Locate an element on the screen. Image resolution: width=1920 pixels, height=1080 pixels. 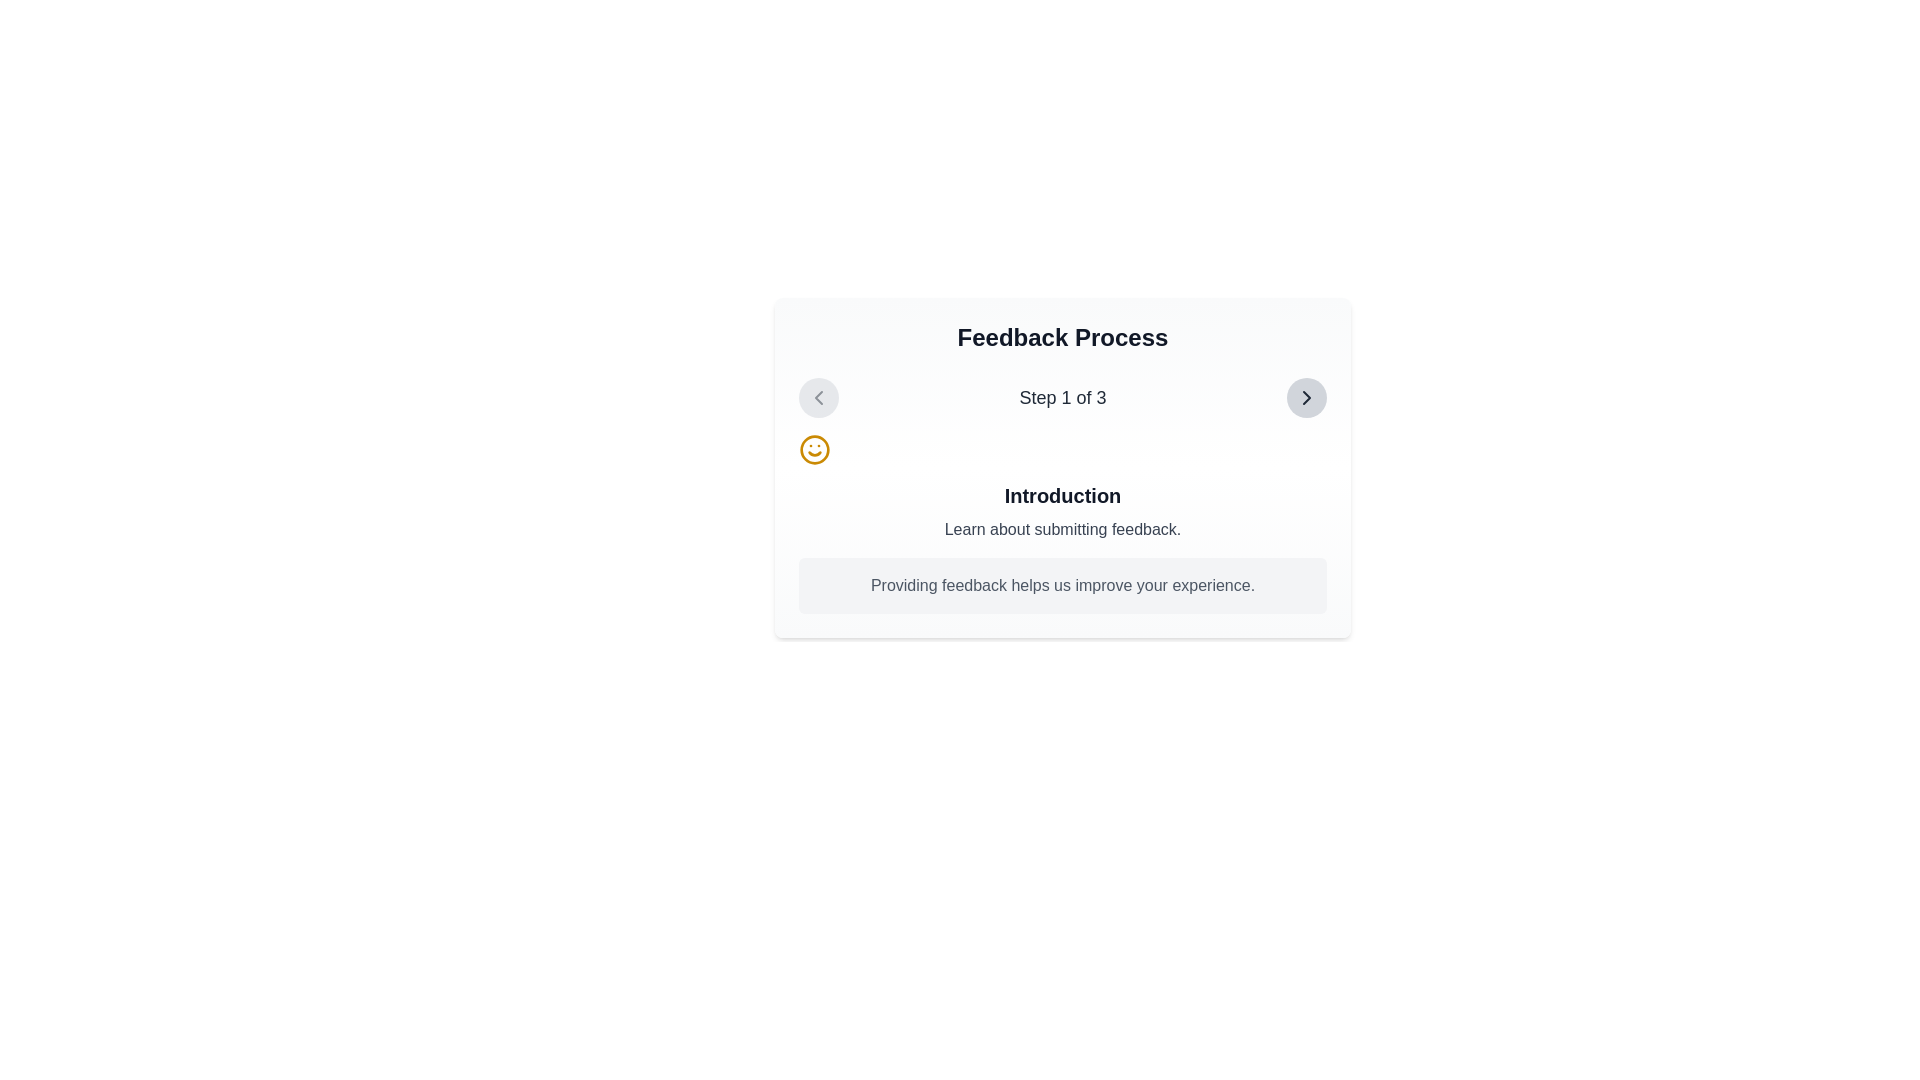
the heading element that introduces the section for submitting feedback, located in the top-middle region of the 'Feedback Process' box, above the text 'Learn about submitting feedback.' and below the smiley icon is located at coordinates (1061, 495).